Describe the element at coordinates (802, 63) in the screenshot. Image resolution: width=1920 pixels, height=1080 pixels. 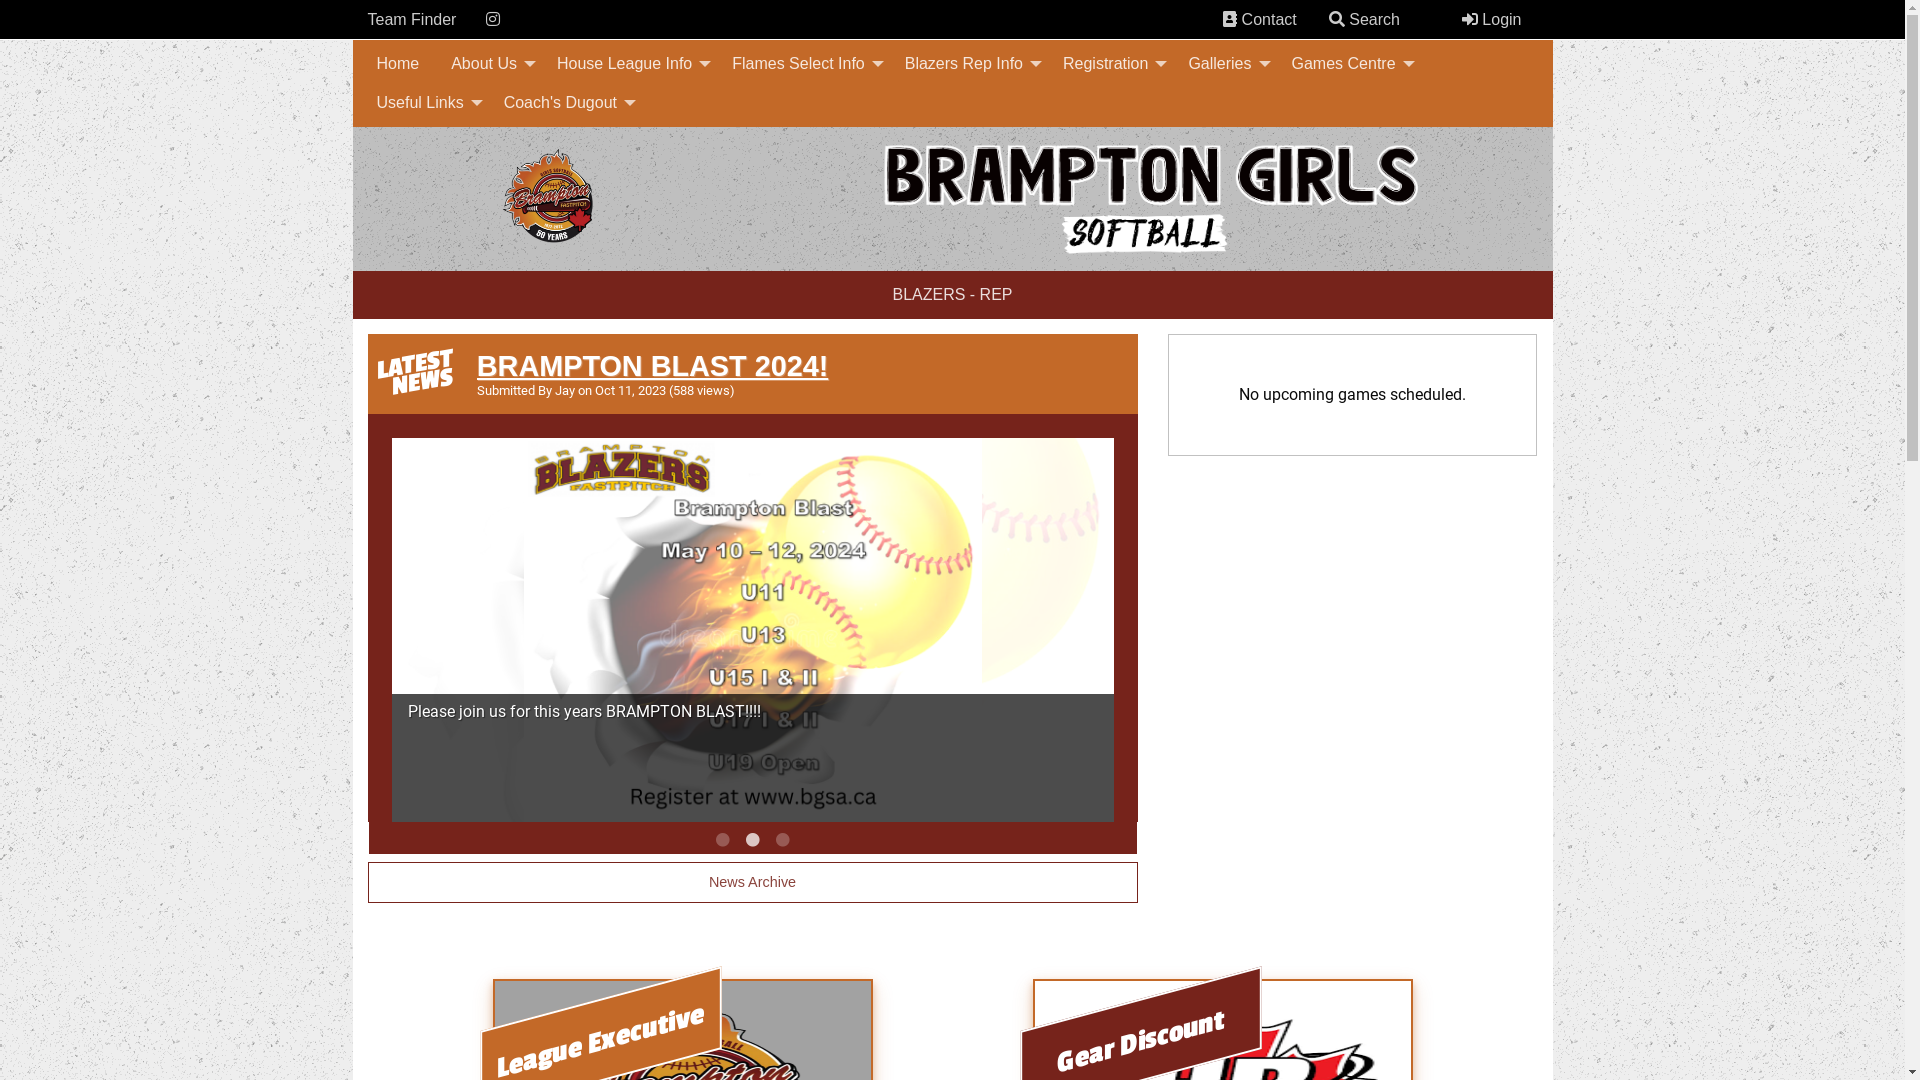
I see `'Flames Select Info'` at that location.